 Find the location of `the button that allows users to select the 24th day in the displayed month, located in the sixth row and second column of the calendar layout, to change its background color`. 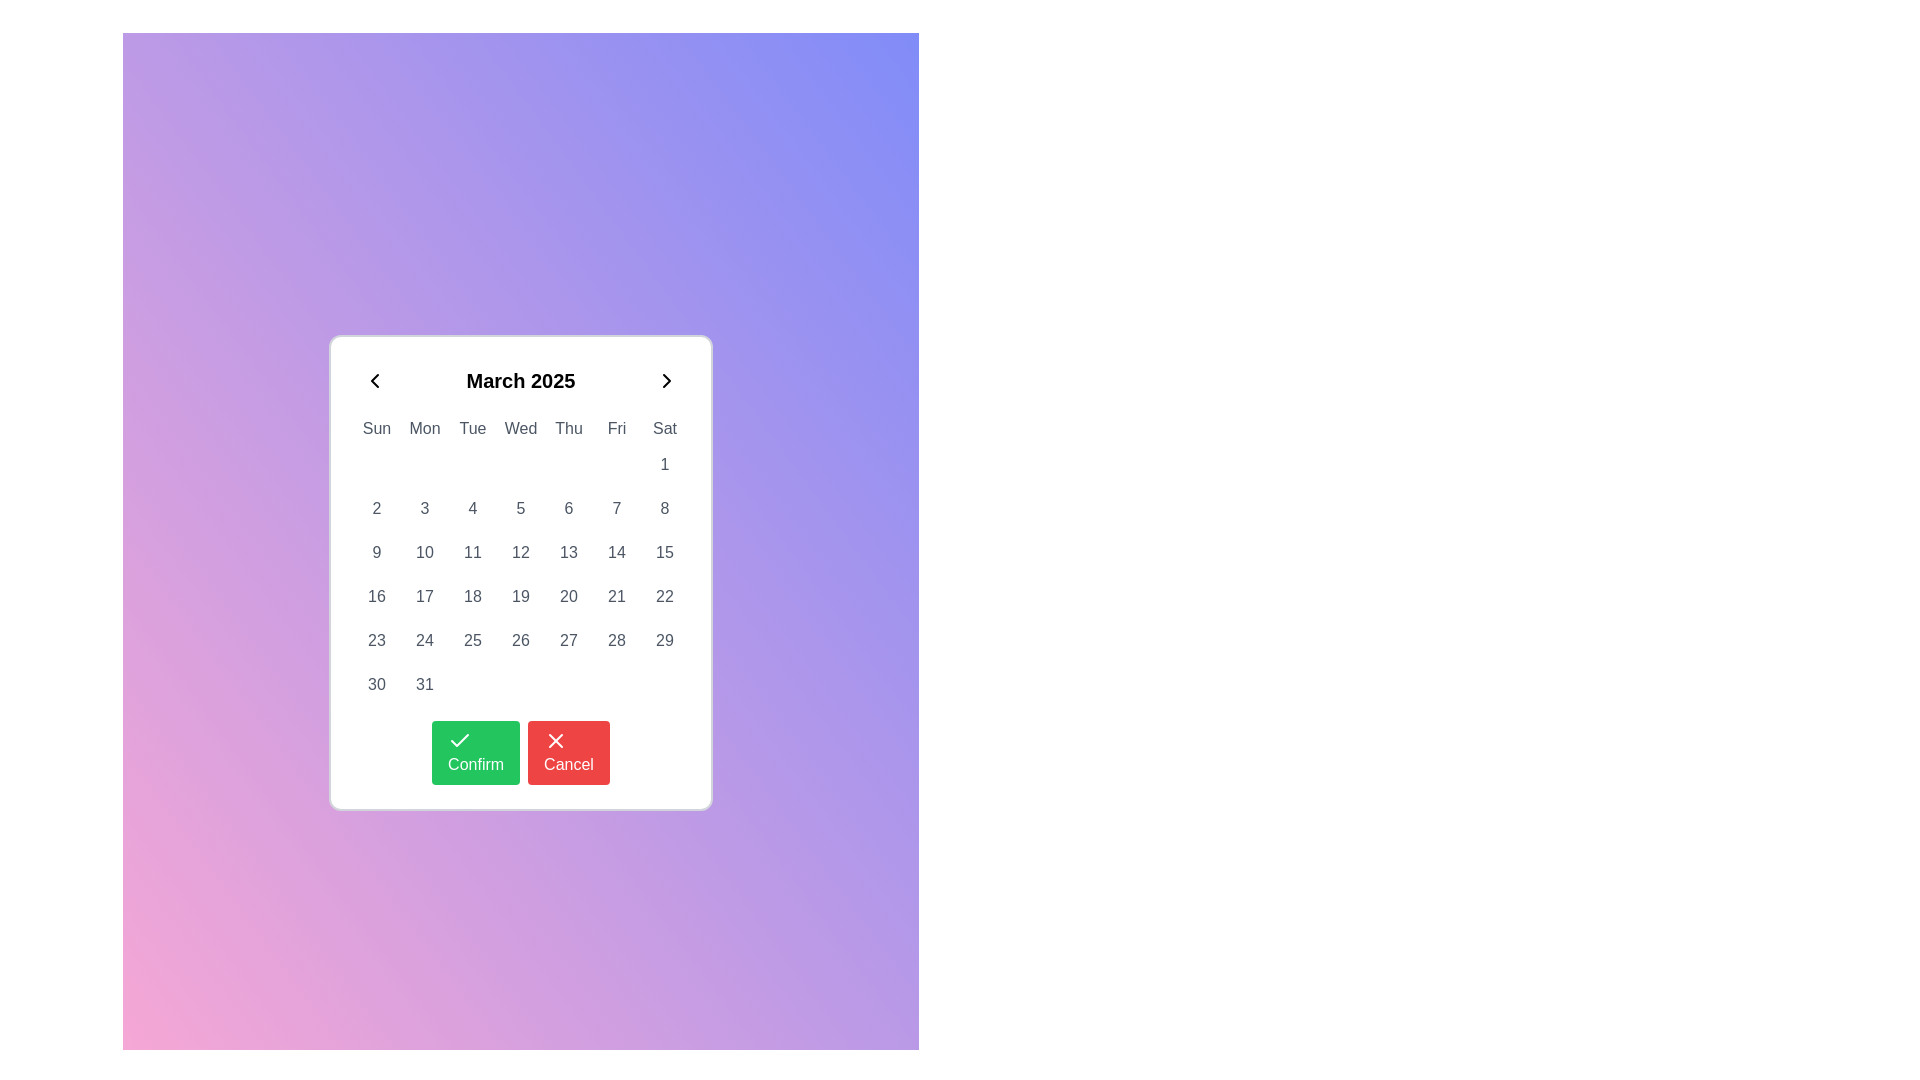

the button that allows users to select the 24th day in the displayed month, located in the sixth row and second column of the calendar layout, to change its background color is located at coordinates (424, 640).